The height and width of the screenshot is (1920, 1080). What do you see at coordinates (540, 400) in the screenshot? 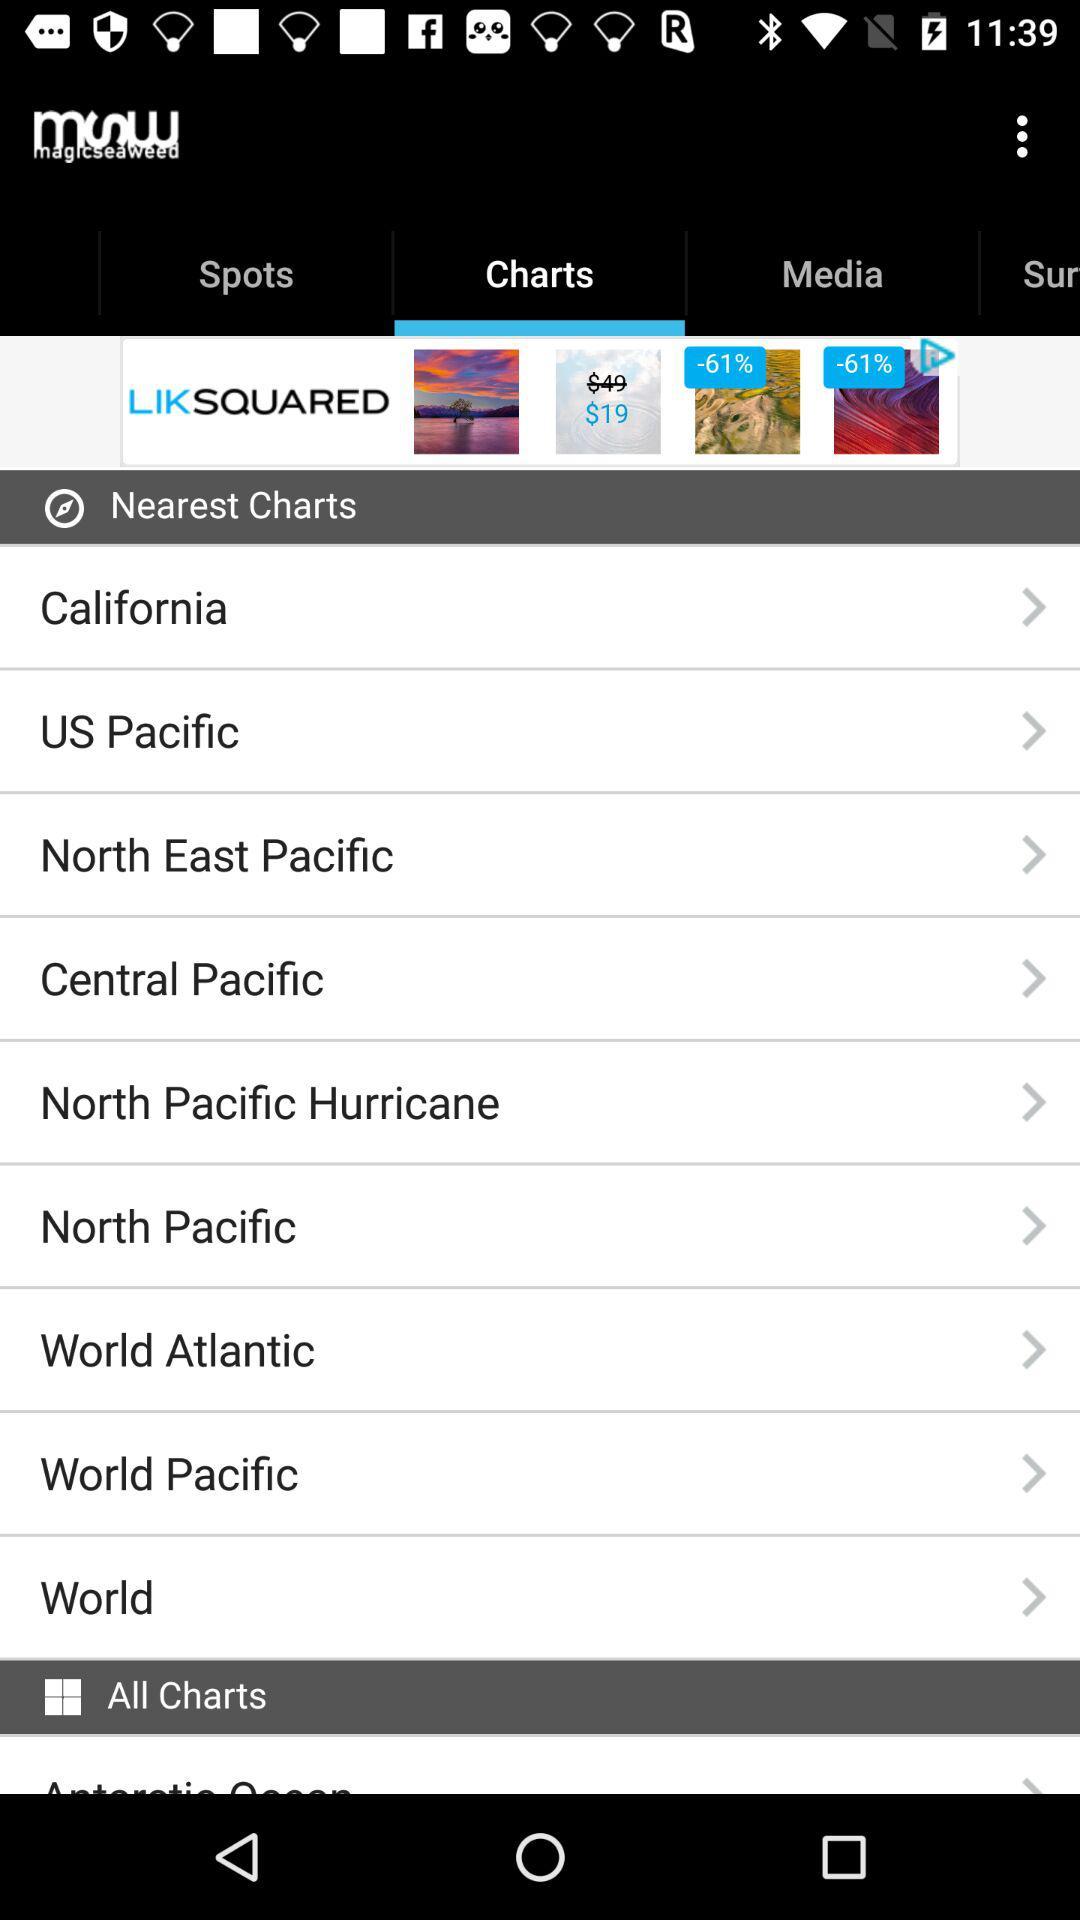
I see `the item above the nearest charts item` at bounding box center [540, 400].